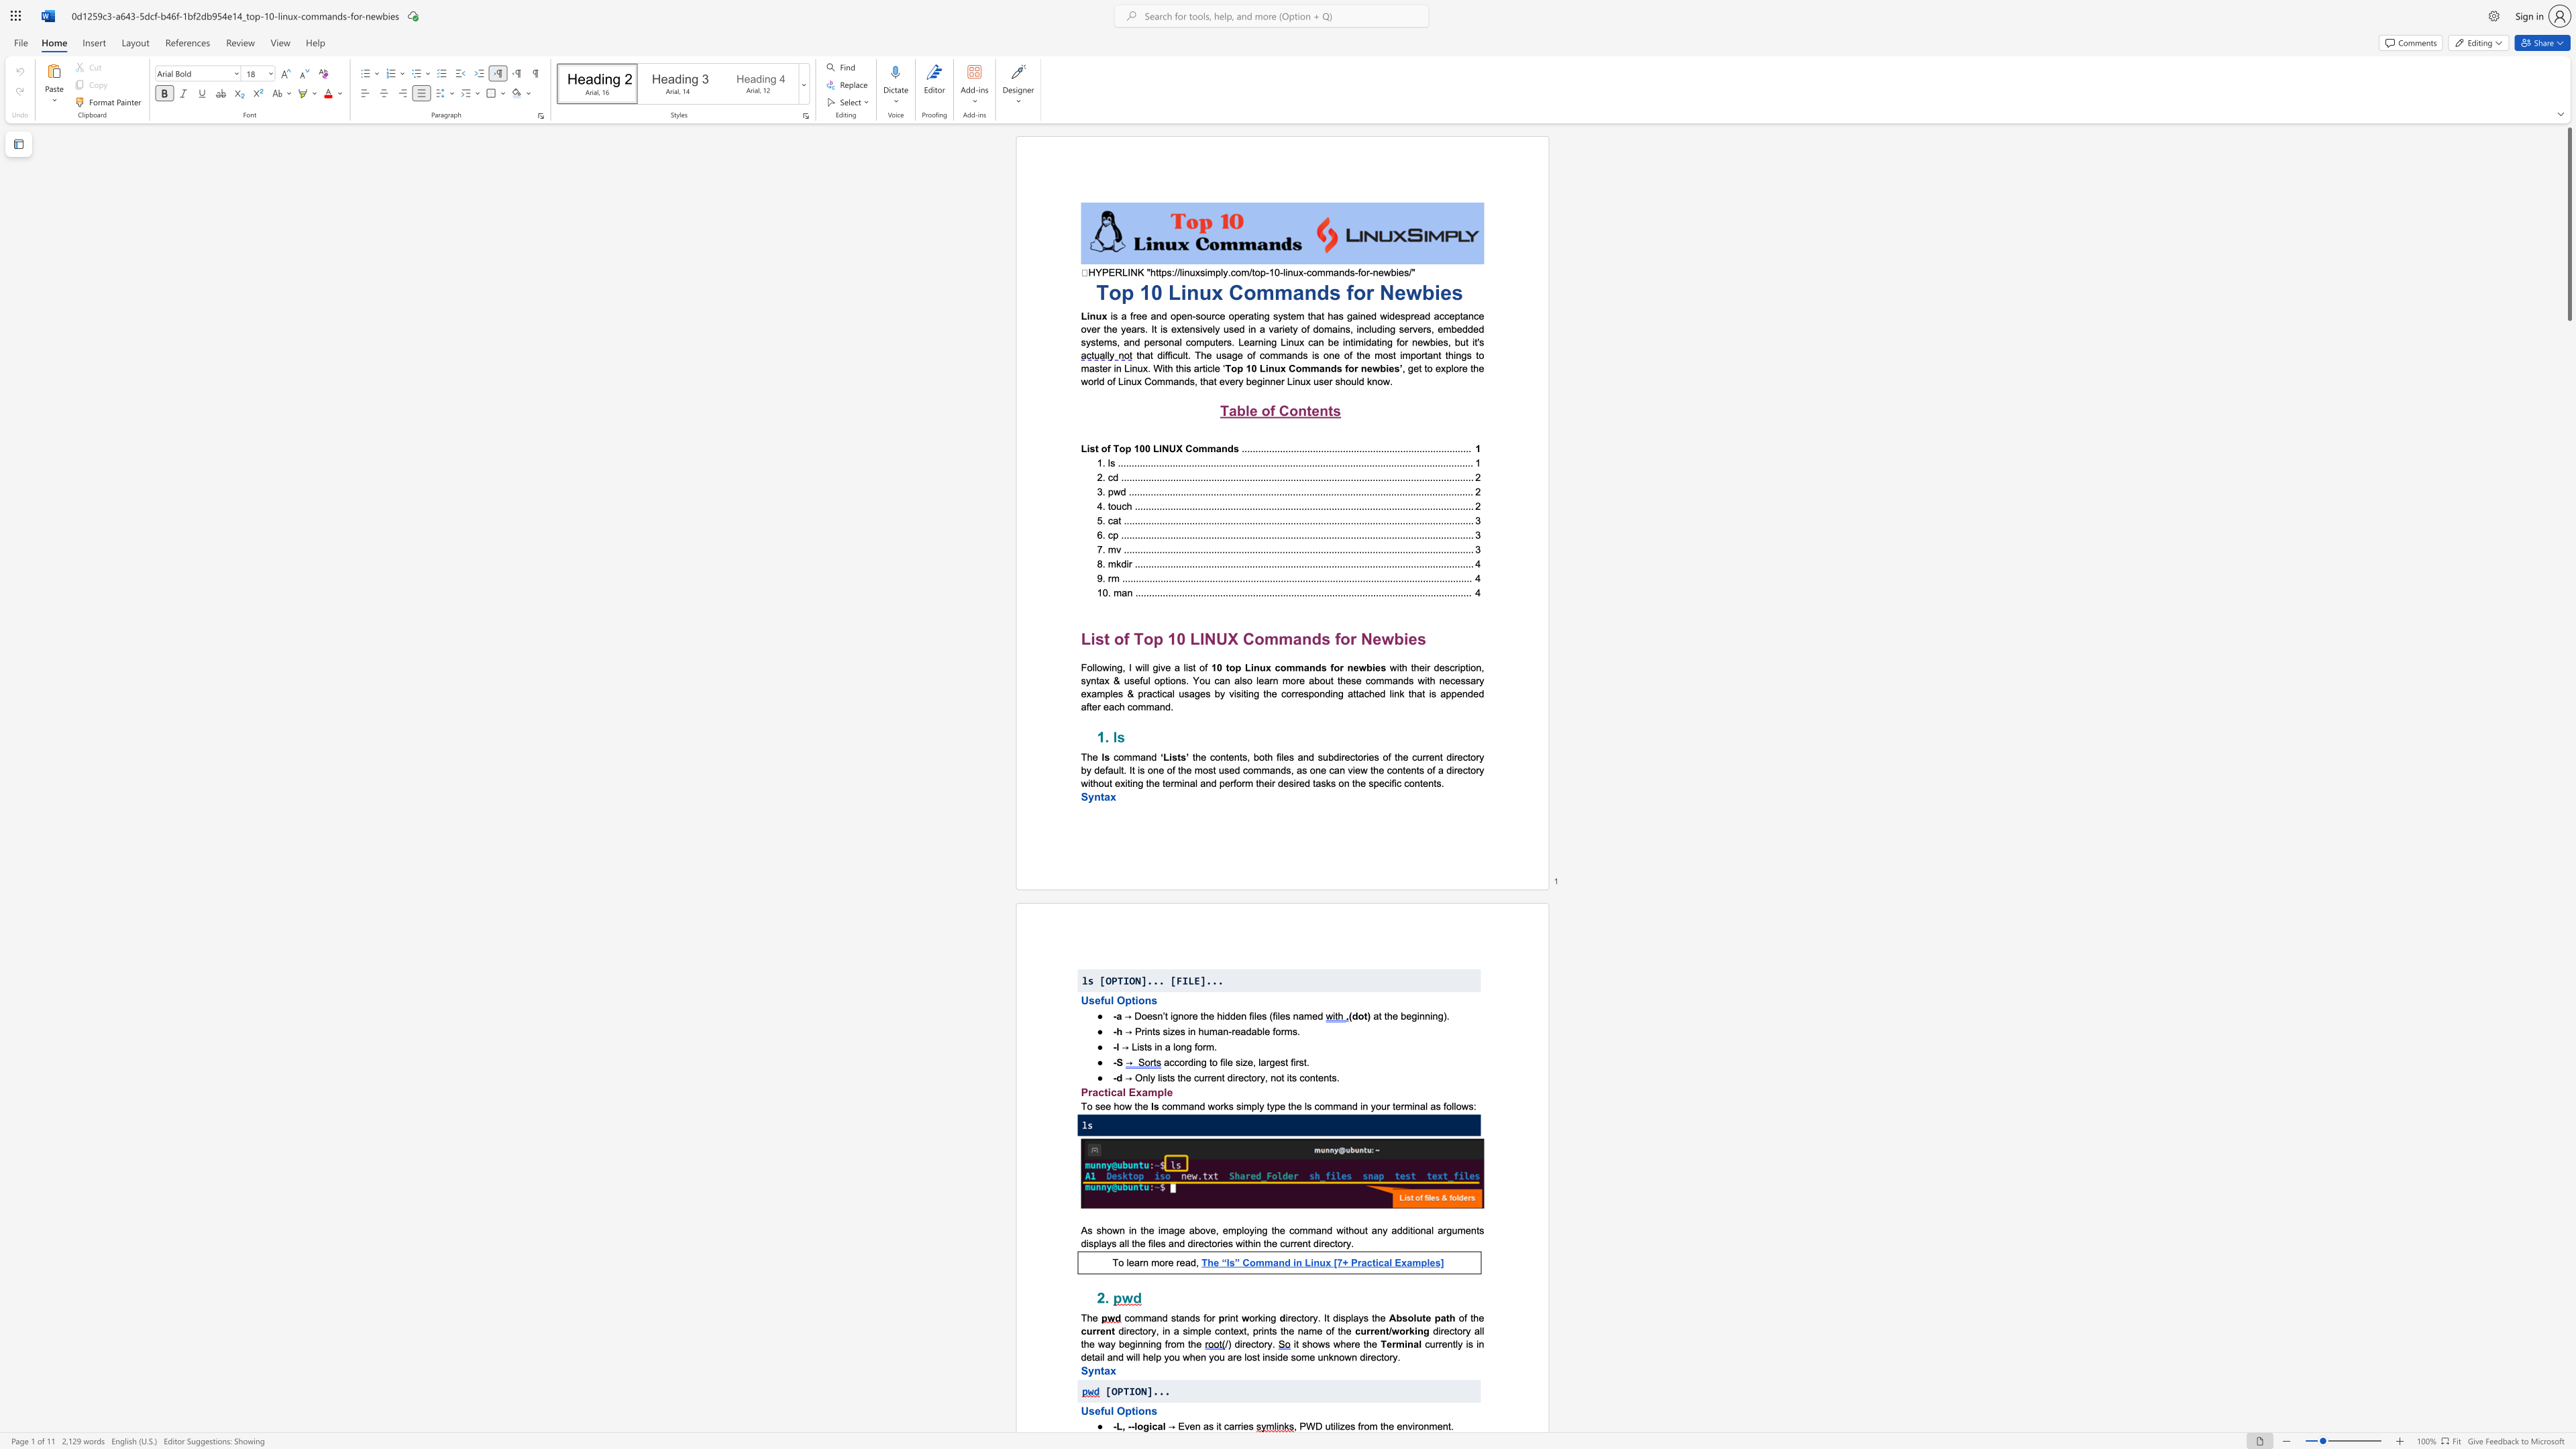  I want to click on the 1th character "7" in the text, so click(1339, 1263).